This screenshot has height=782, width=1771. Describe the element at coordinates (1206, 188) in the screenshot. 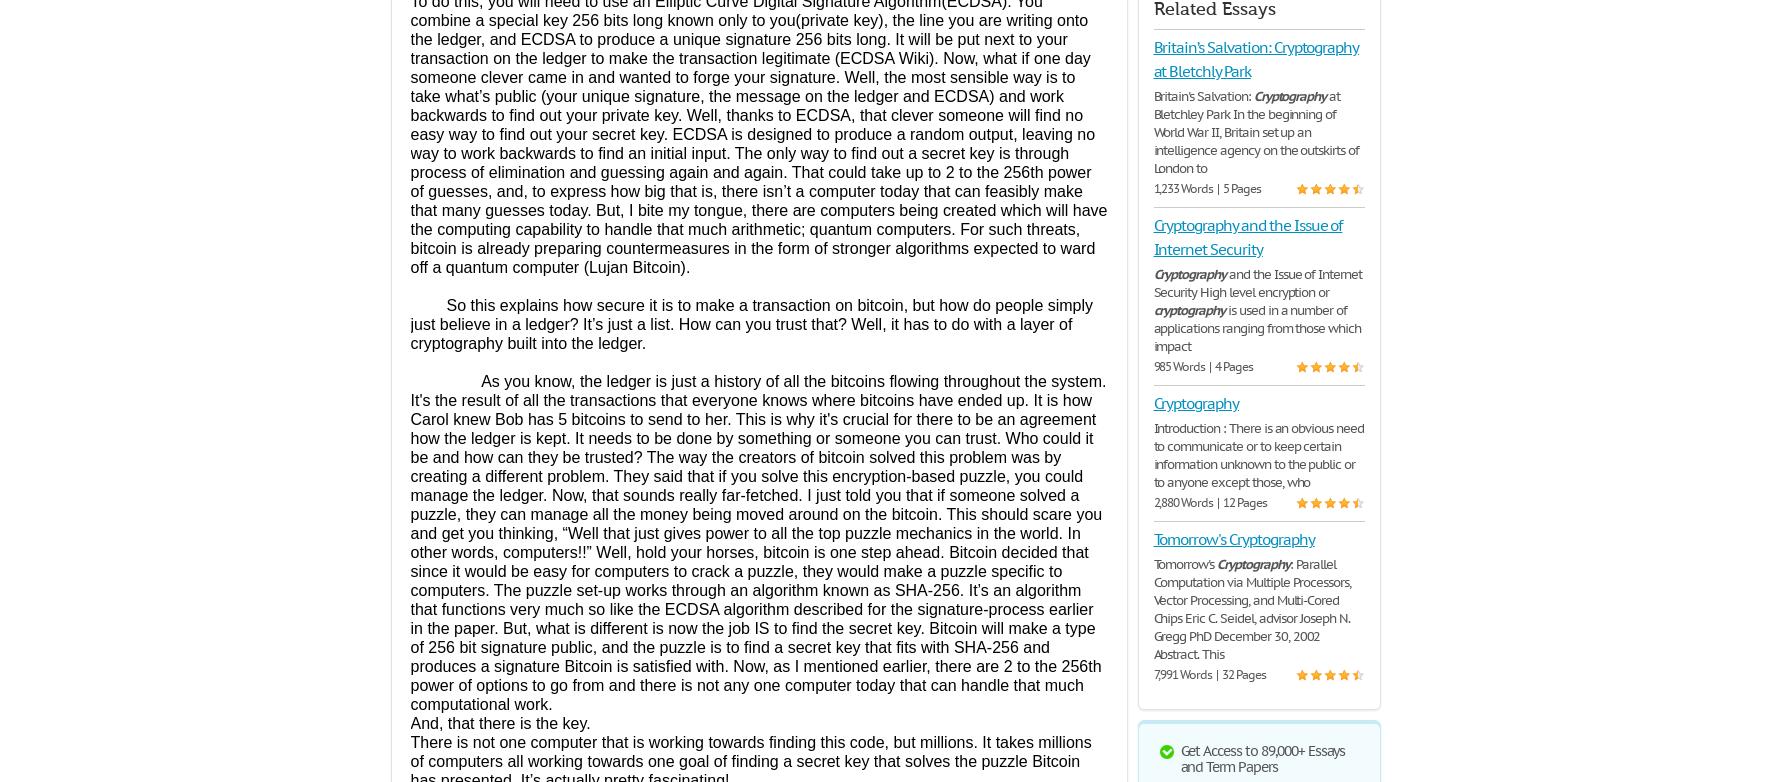

I see `'1,233 Words  |  5 Pages'` at that location.